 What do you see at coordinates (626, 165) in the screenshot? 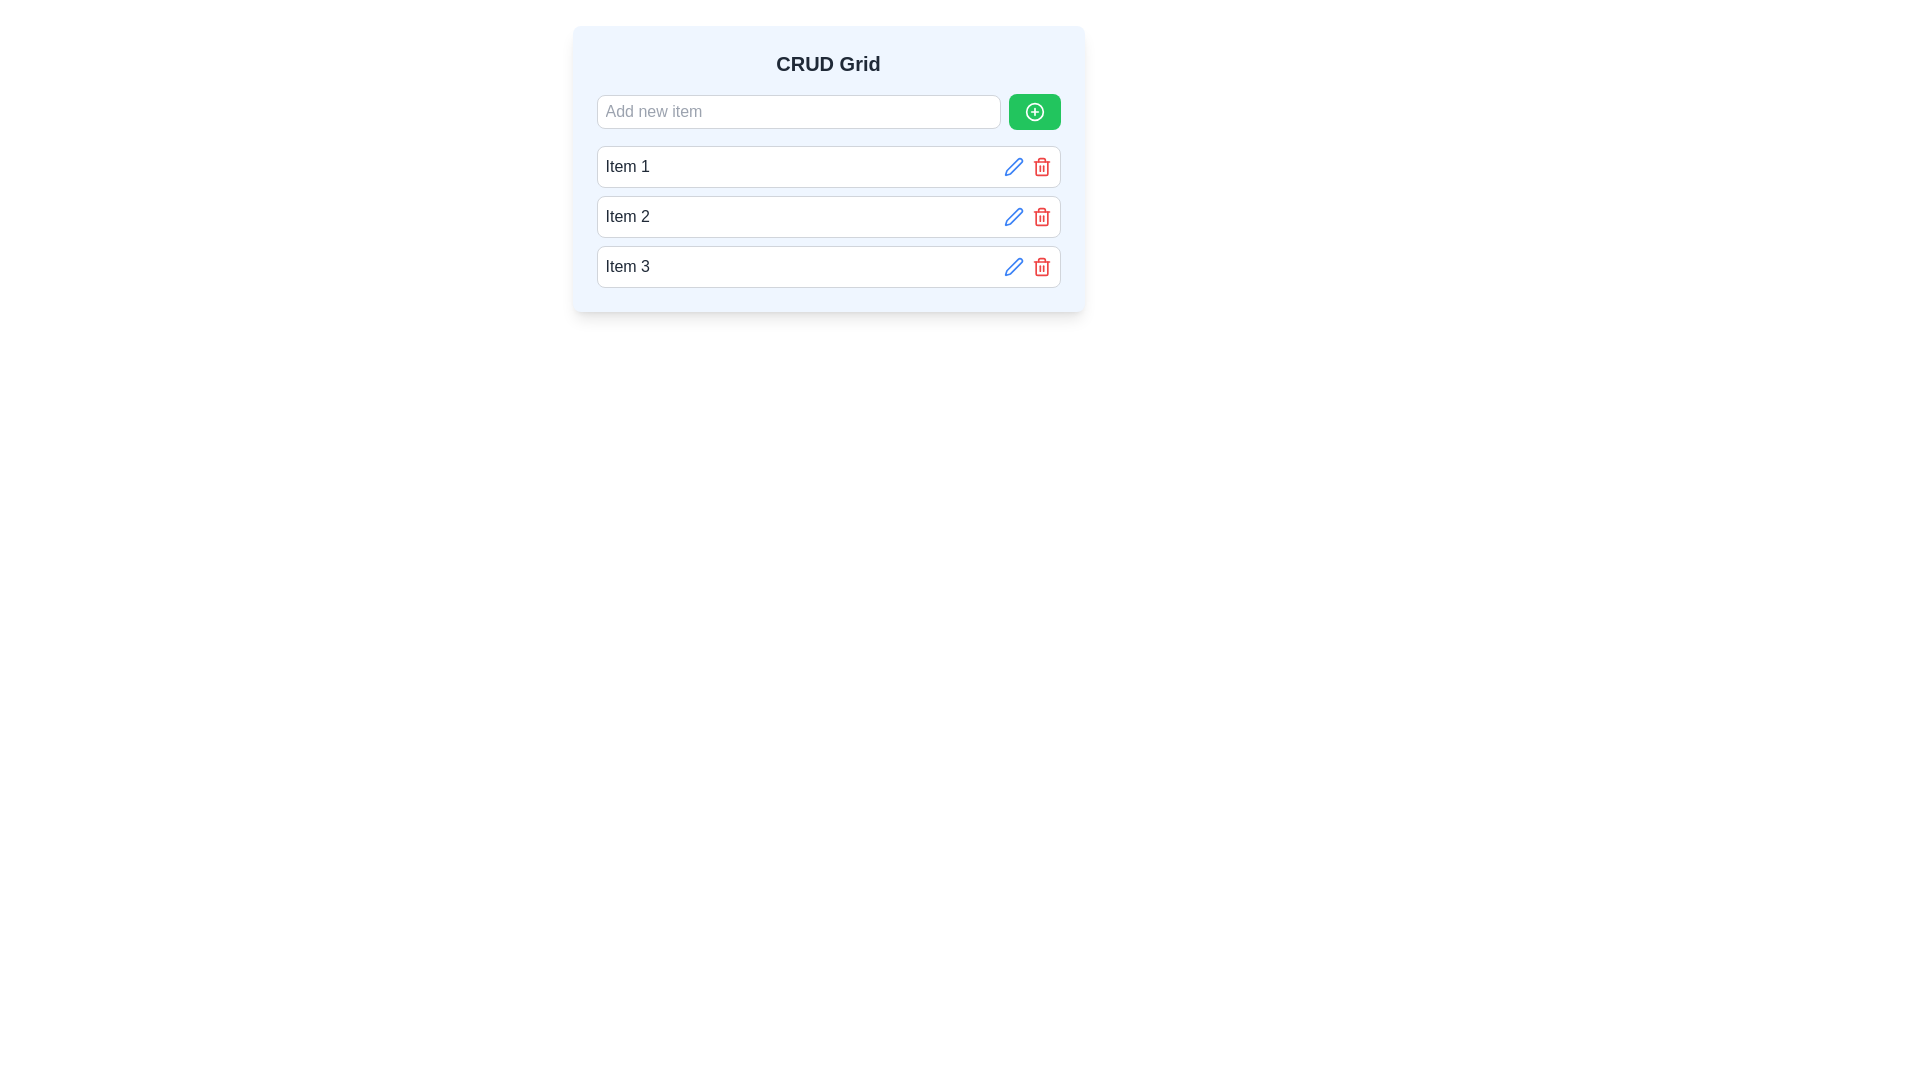
I see `the text label displaying 'Item 1' in a dark gray font, which is the first element in a vertically stacked list under the title 'CRUD Grid'` at bounding box center [626, 165].